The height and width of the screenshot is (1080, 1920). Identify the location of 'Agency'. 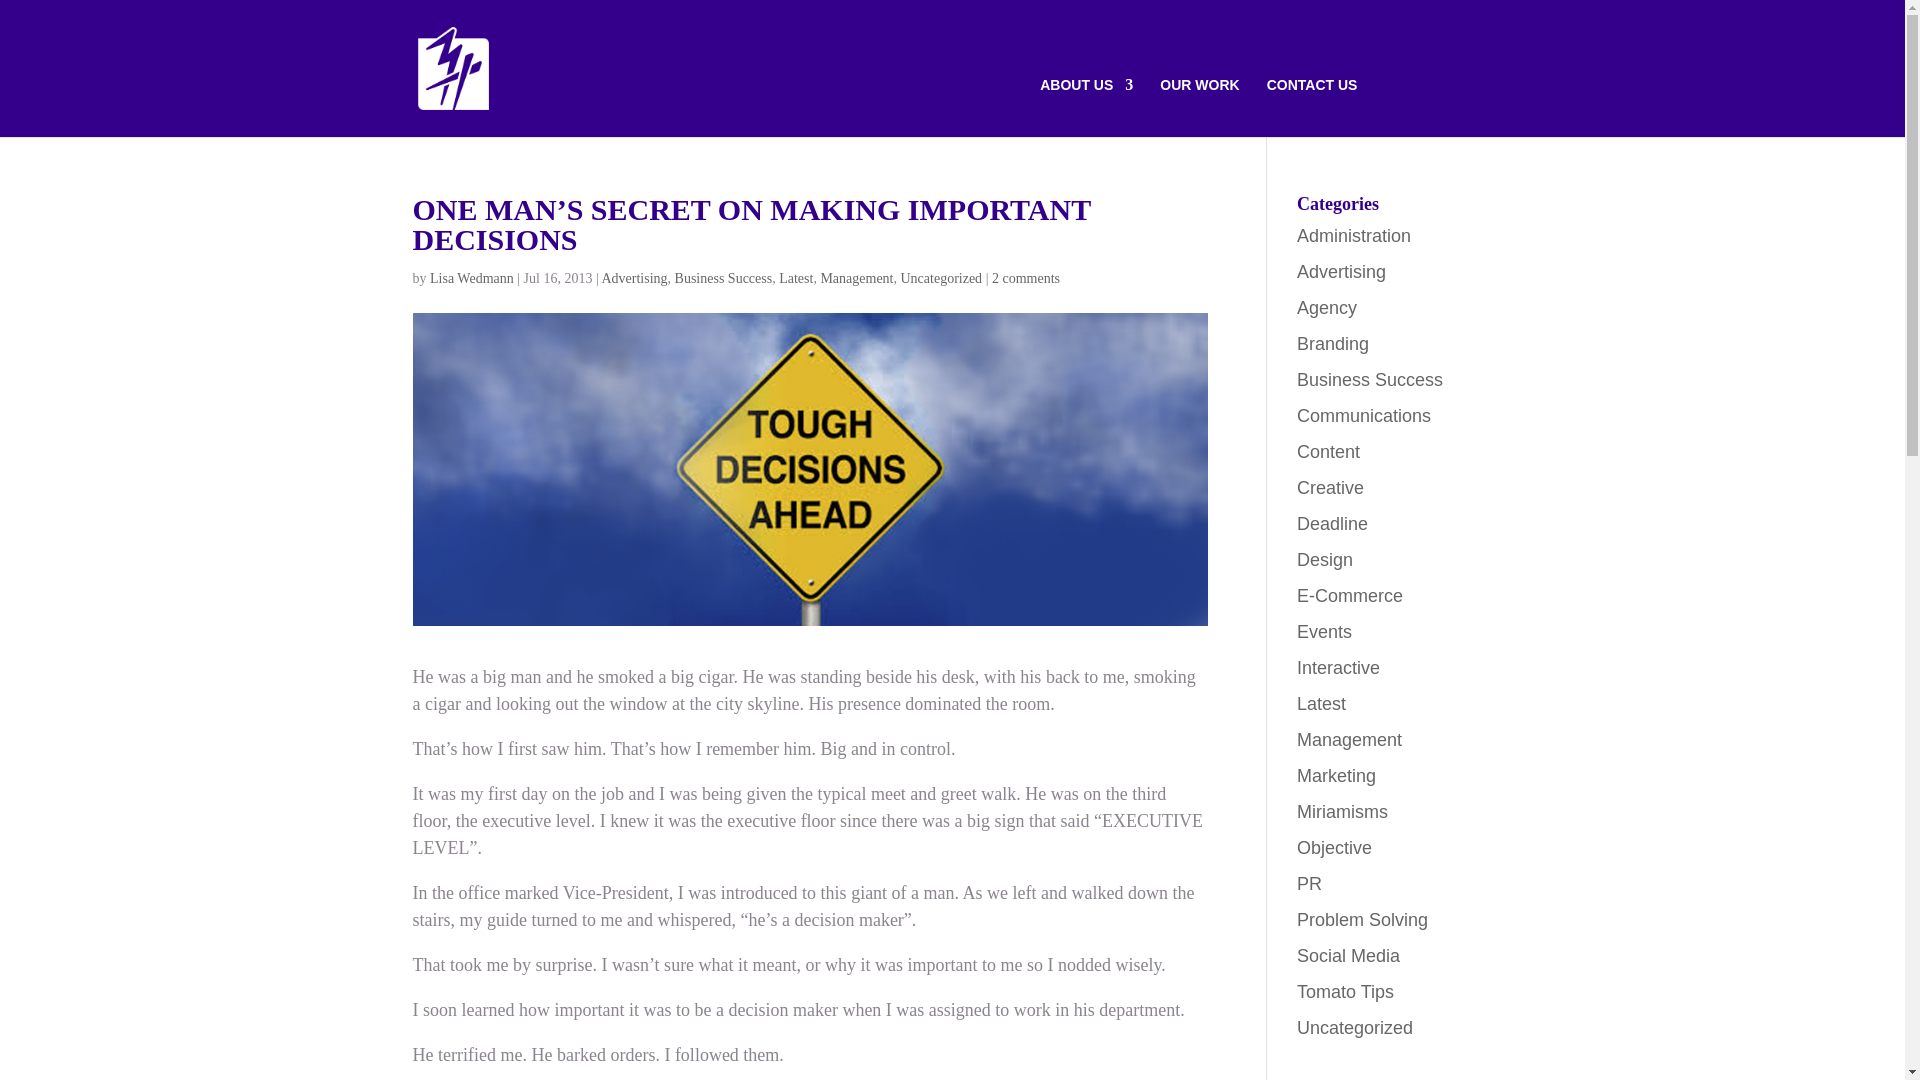
(1326, 308).